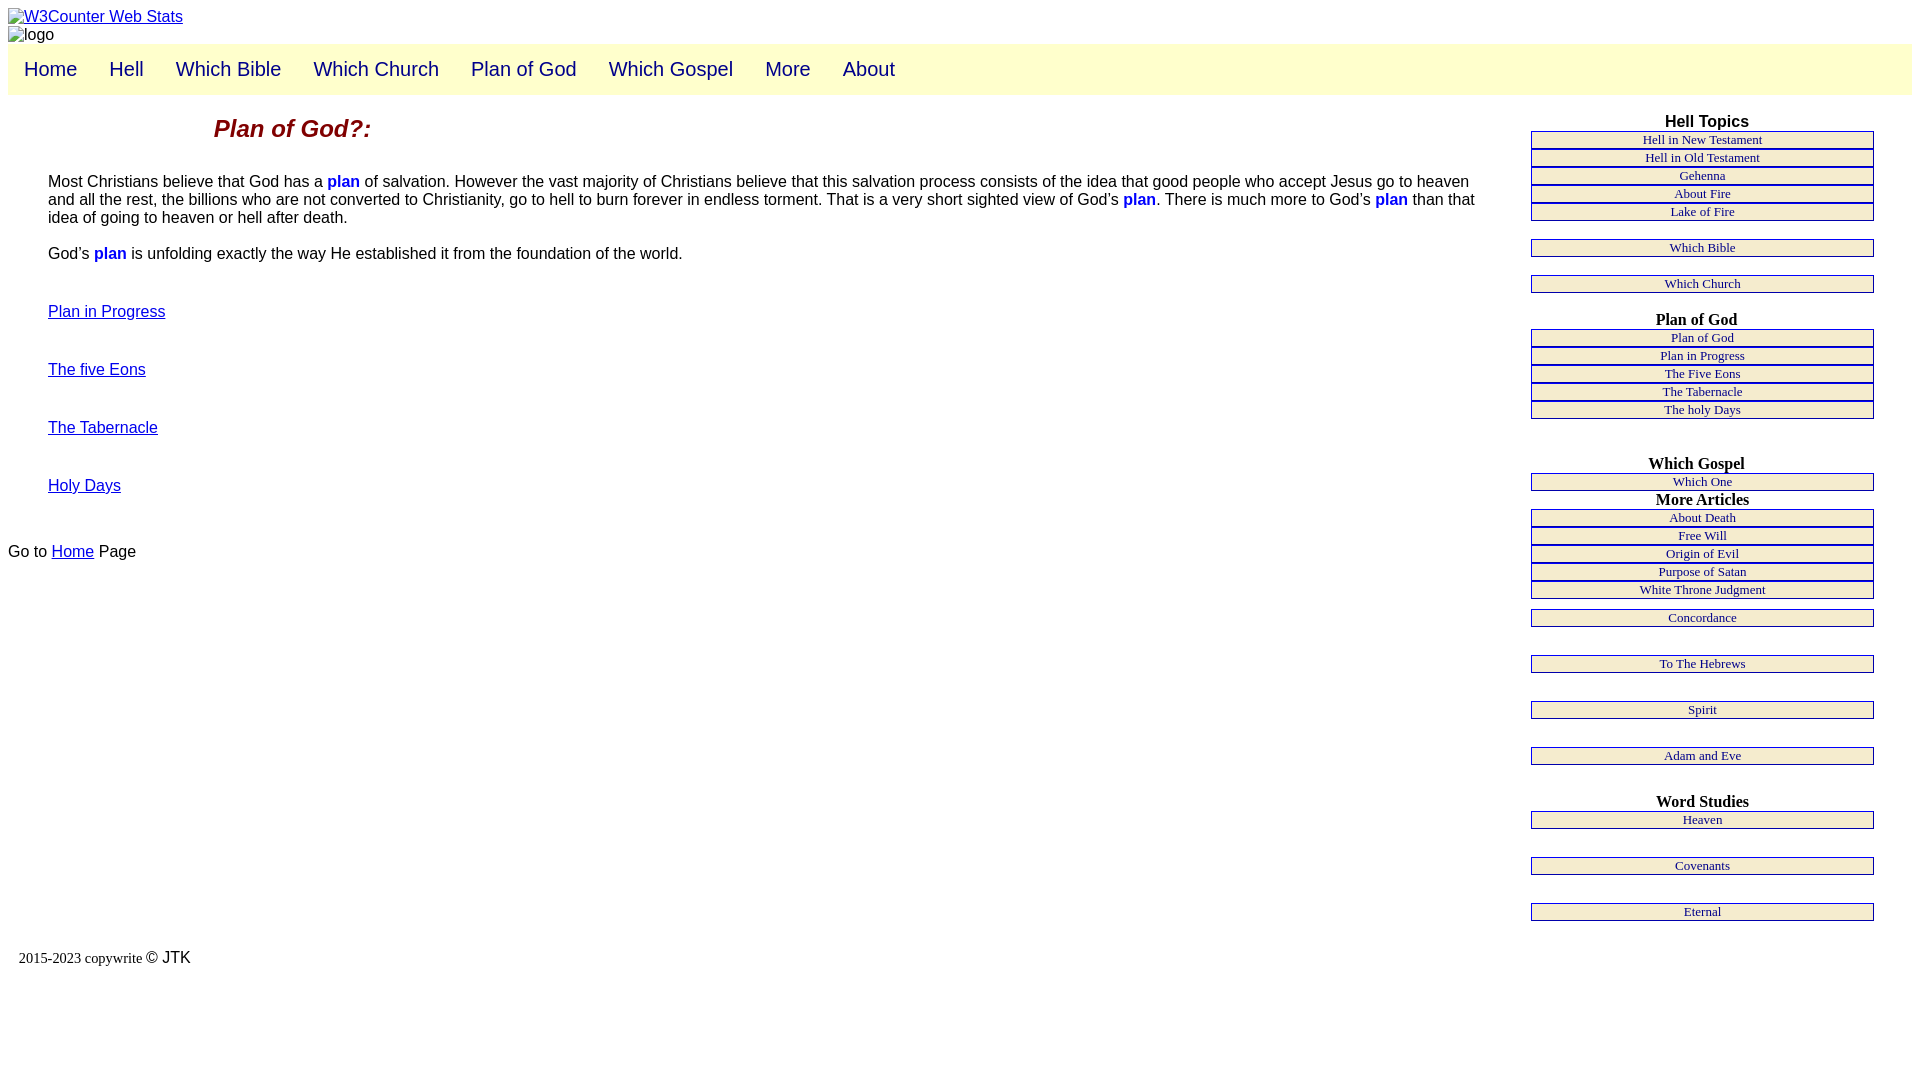  I want to click on 'Which Bible', so click(1701, 246).